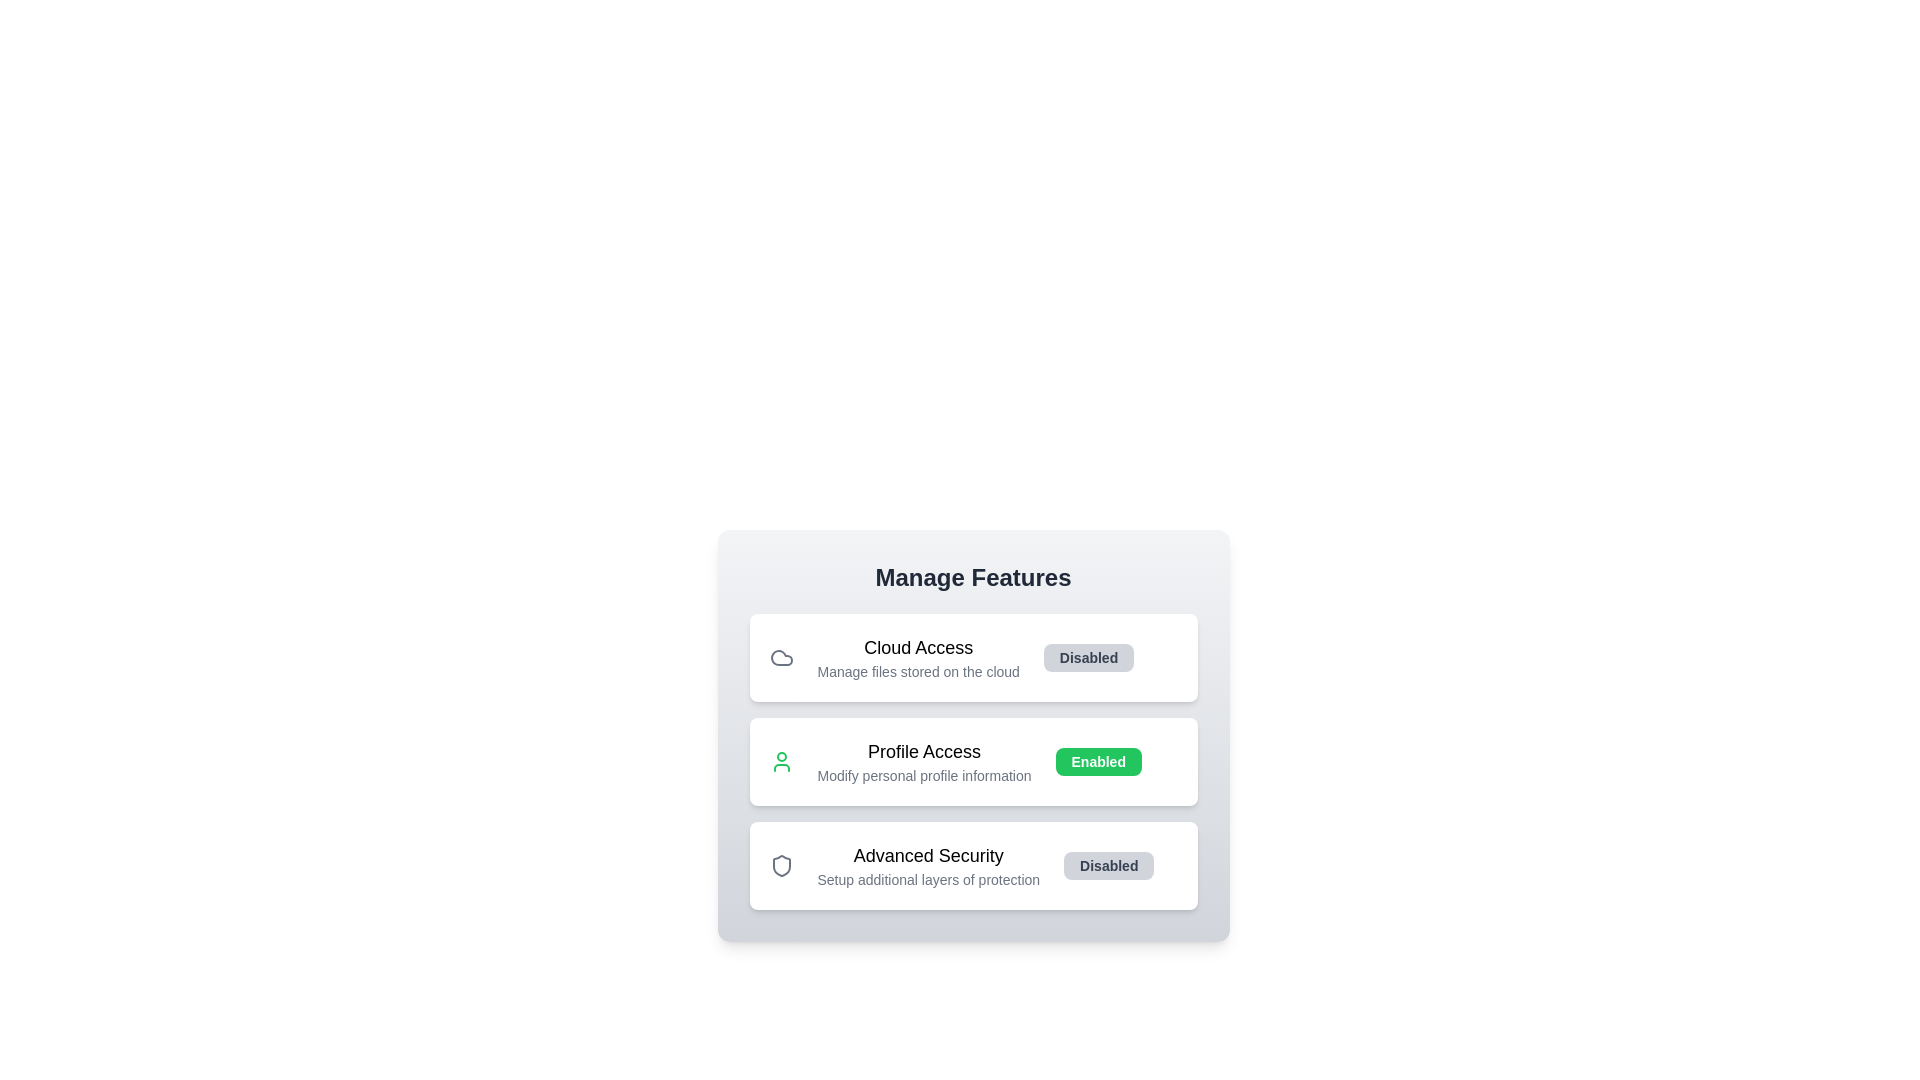 The height and width of the screenshot is (1080, 1920). Describe the element at coordinates (1088, 658) in the screenshot. I see `toggle button for the feature identified by Cloud Access` at that location.